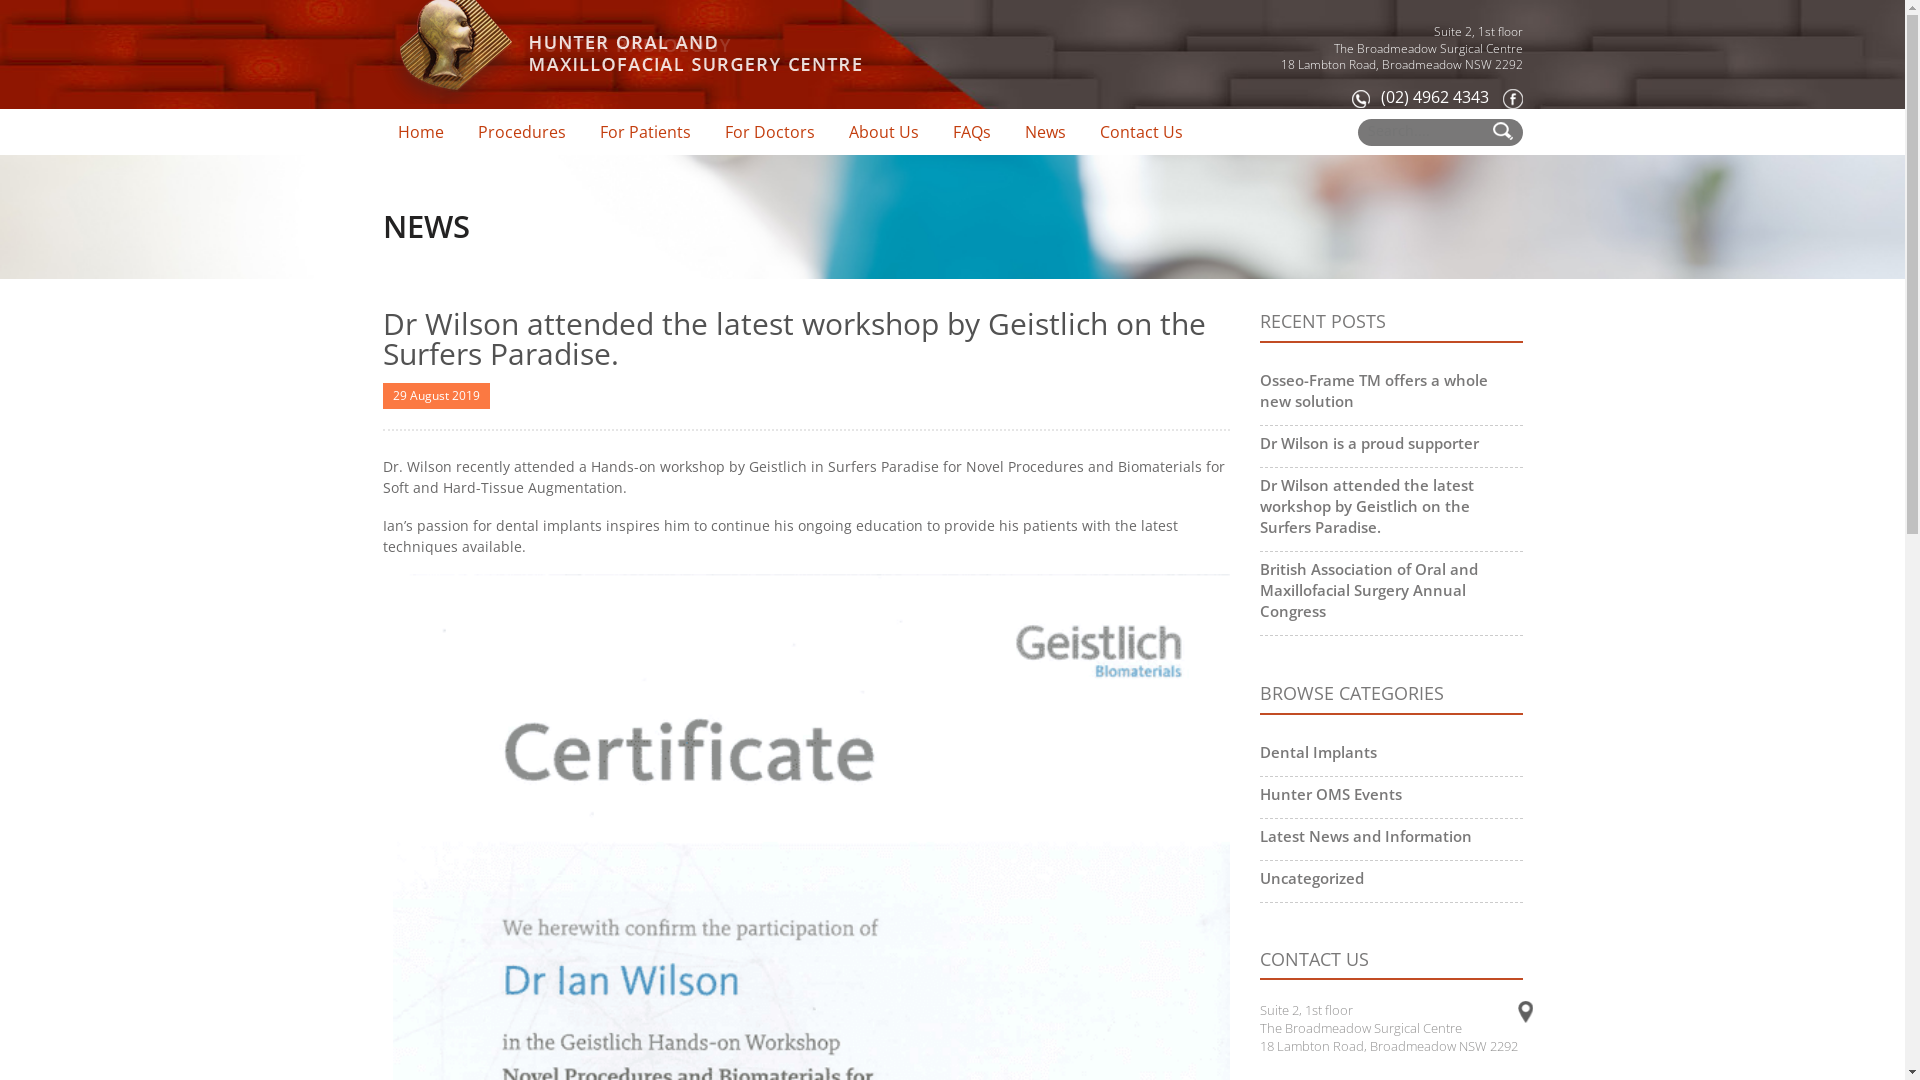  What do you see at coordinates (521, 131) in the screenshot?
I see `'Procedures'` at bounding box center [521, 131].